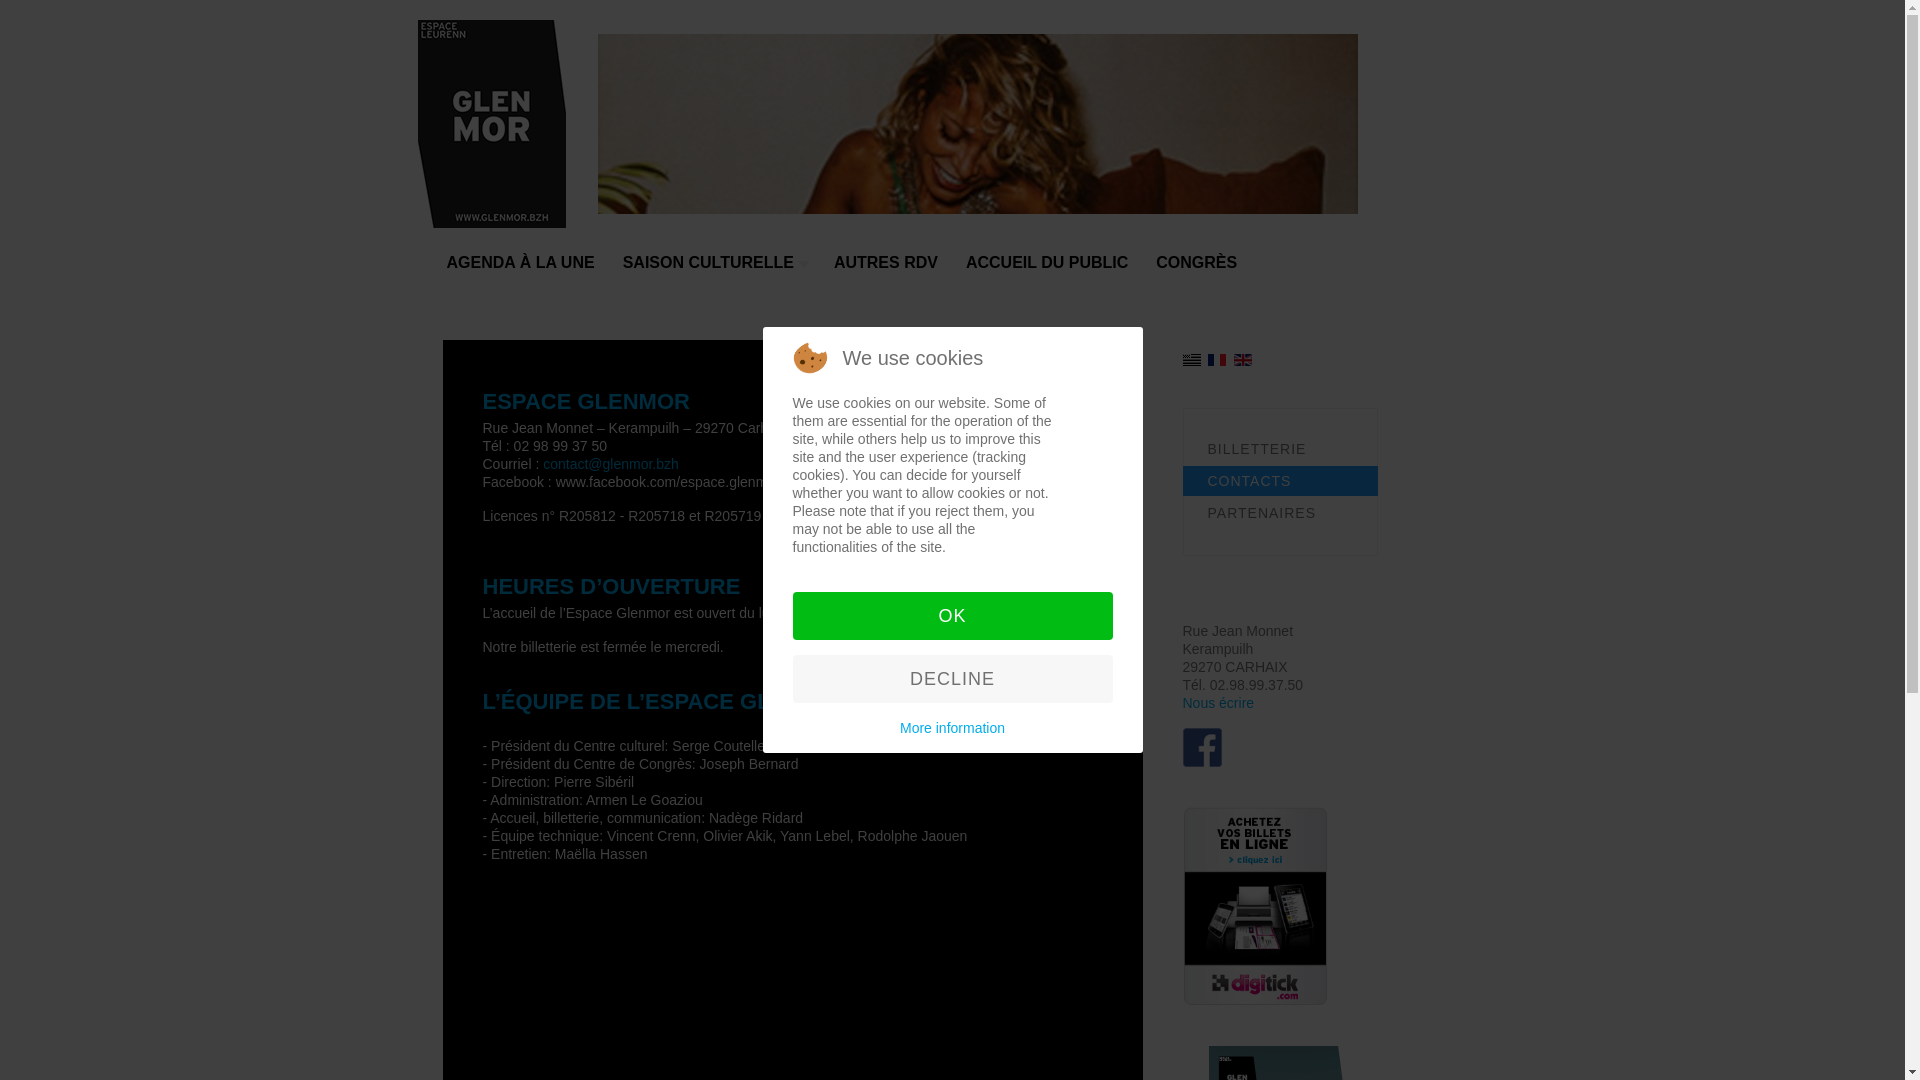 The width and height of the screenshot is (1920, 1080). Describe the element at coordinates (899, 728) in the screenshot. I see `'More information'` at that location.